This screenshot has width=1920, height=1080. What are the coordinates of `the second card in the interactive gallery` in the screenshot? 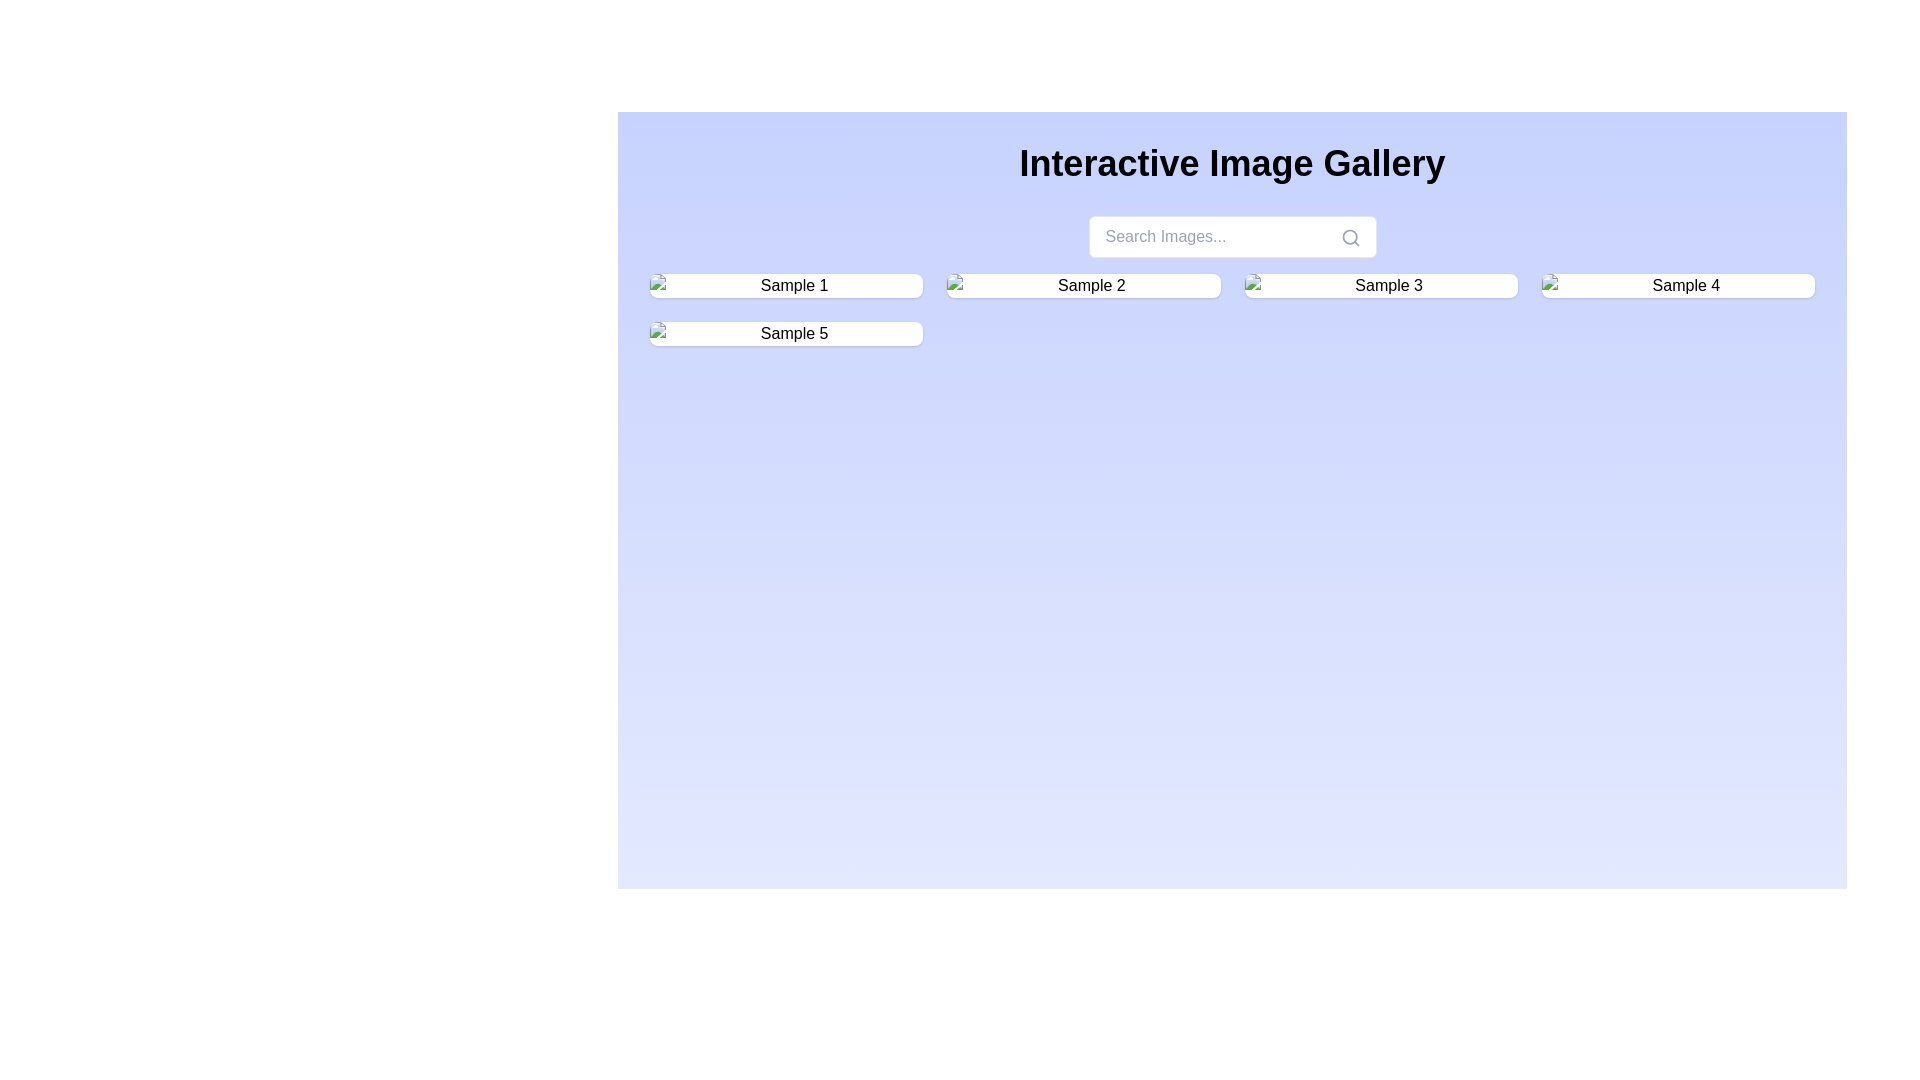 It's located at (1082, 285).